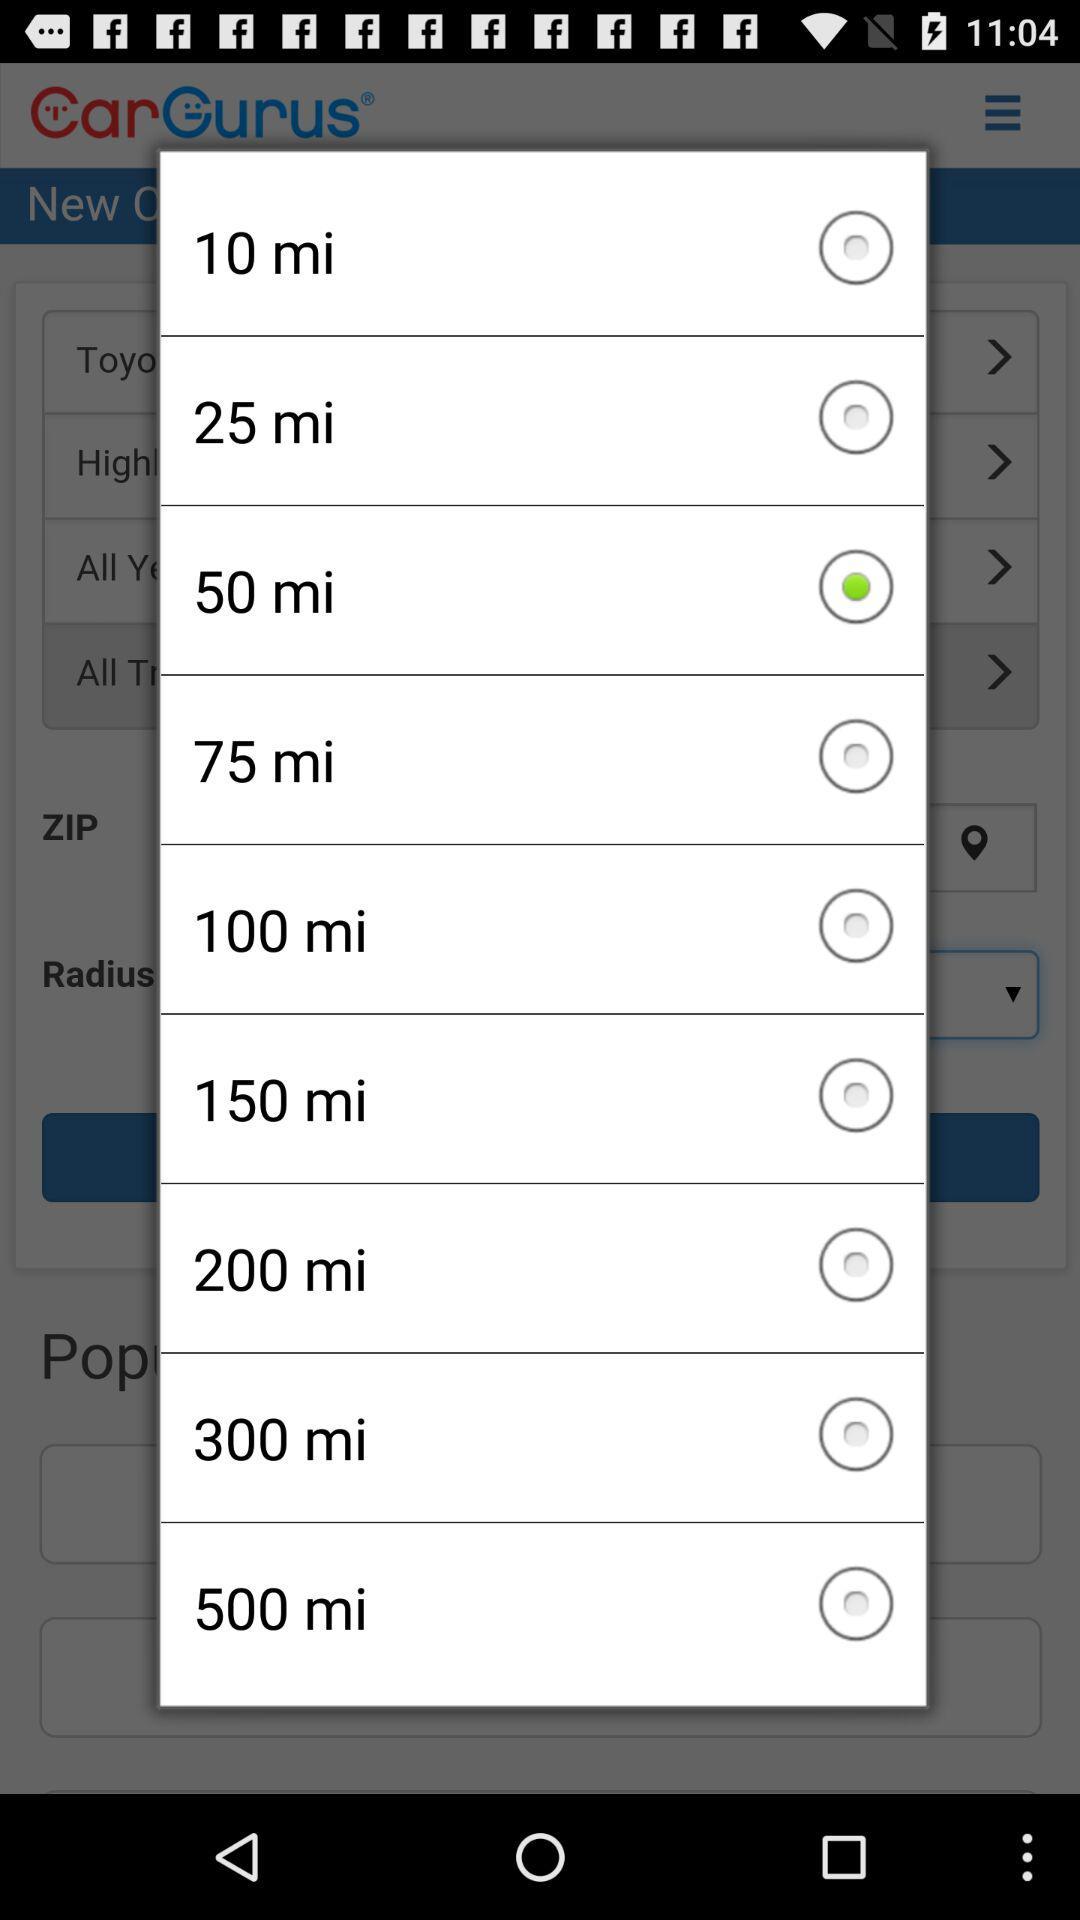 This screenshot has width=1080, height=1920. What do you see at coordinates (542, 1097) in the screenshot?
I see `item below the 100 mi item` at bounding box center [542, 1097].